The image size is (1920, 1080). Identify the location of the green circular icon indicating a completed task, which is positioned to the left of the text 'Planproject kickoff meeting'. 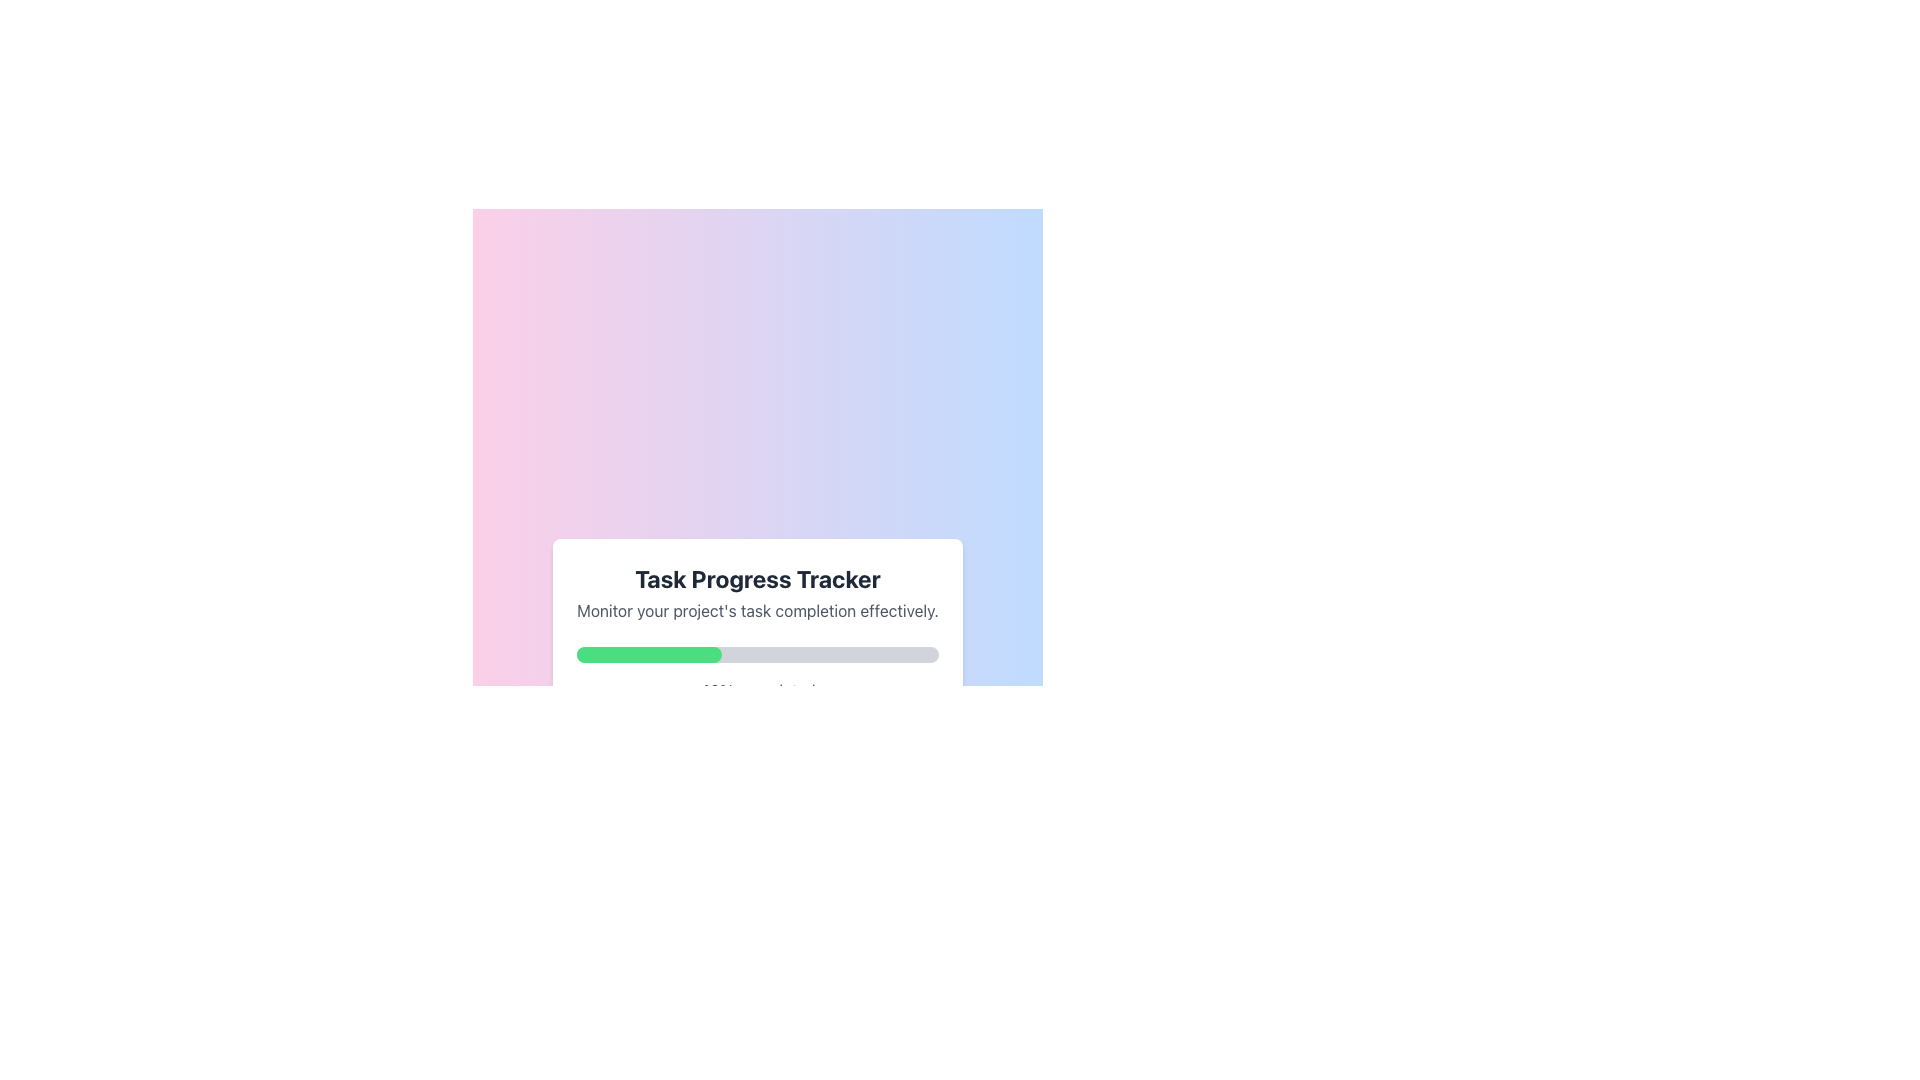
(600, 743).